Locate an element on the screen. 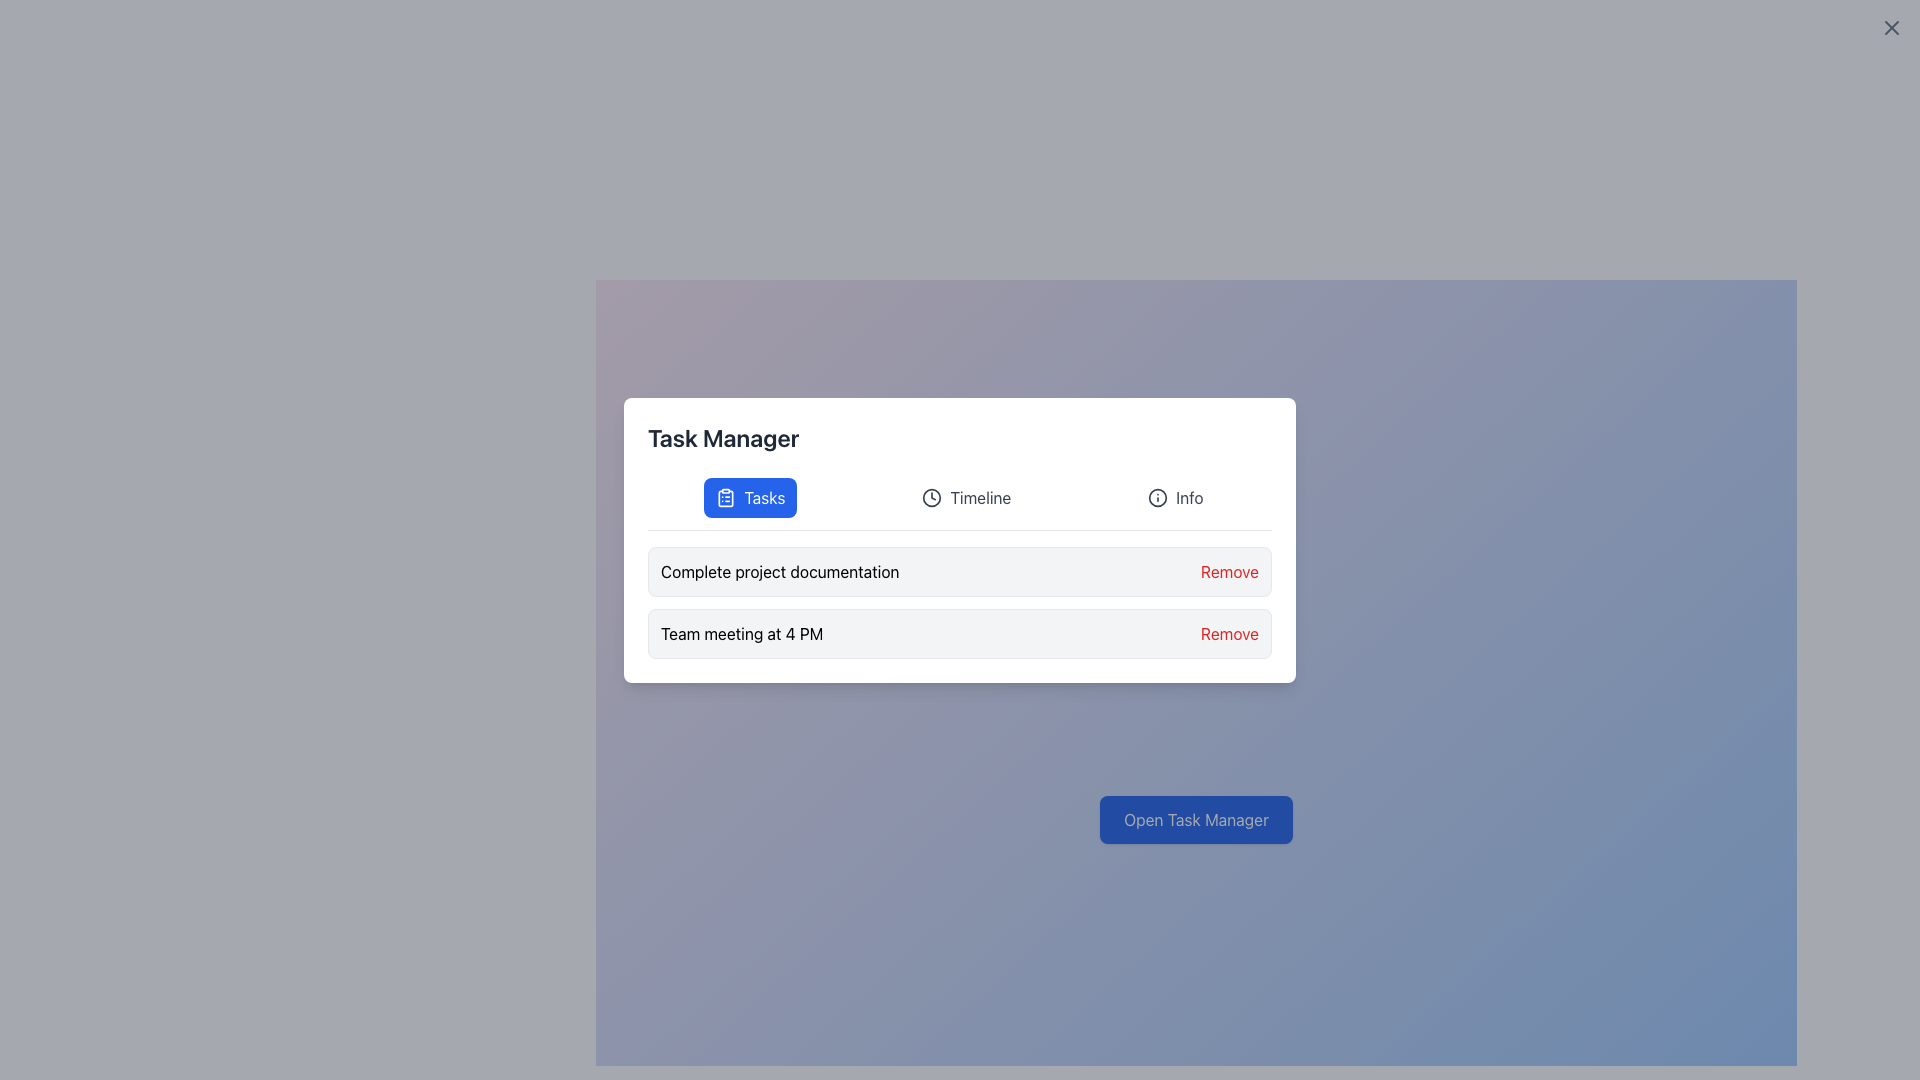  the 'Tasks' text label in the upper-left navigation bar is located at coordinates (763, 496).